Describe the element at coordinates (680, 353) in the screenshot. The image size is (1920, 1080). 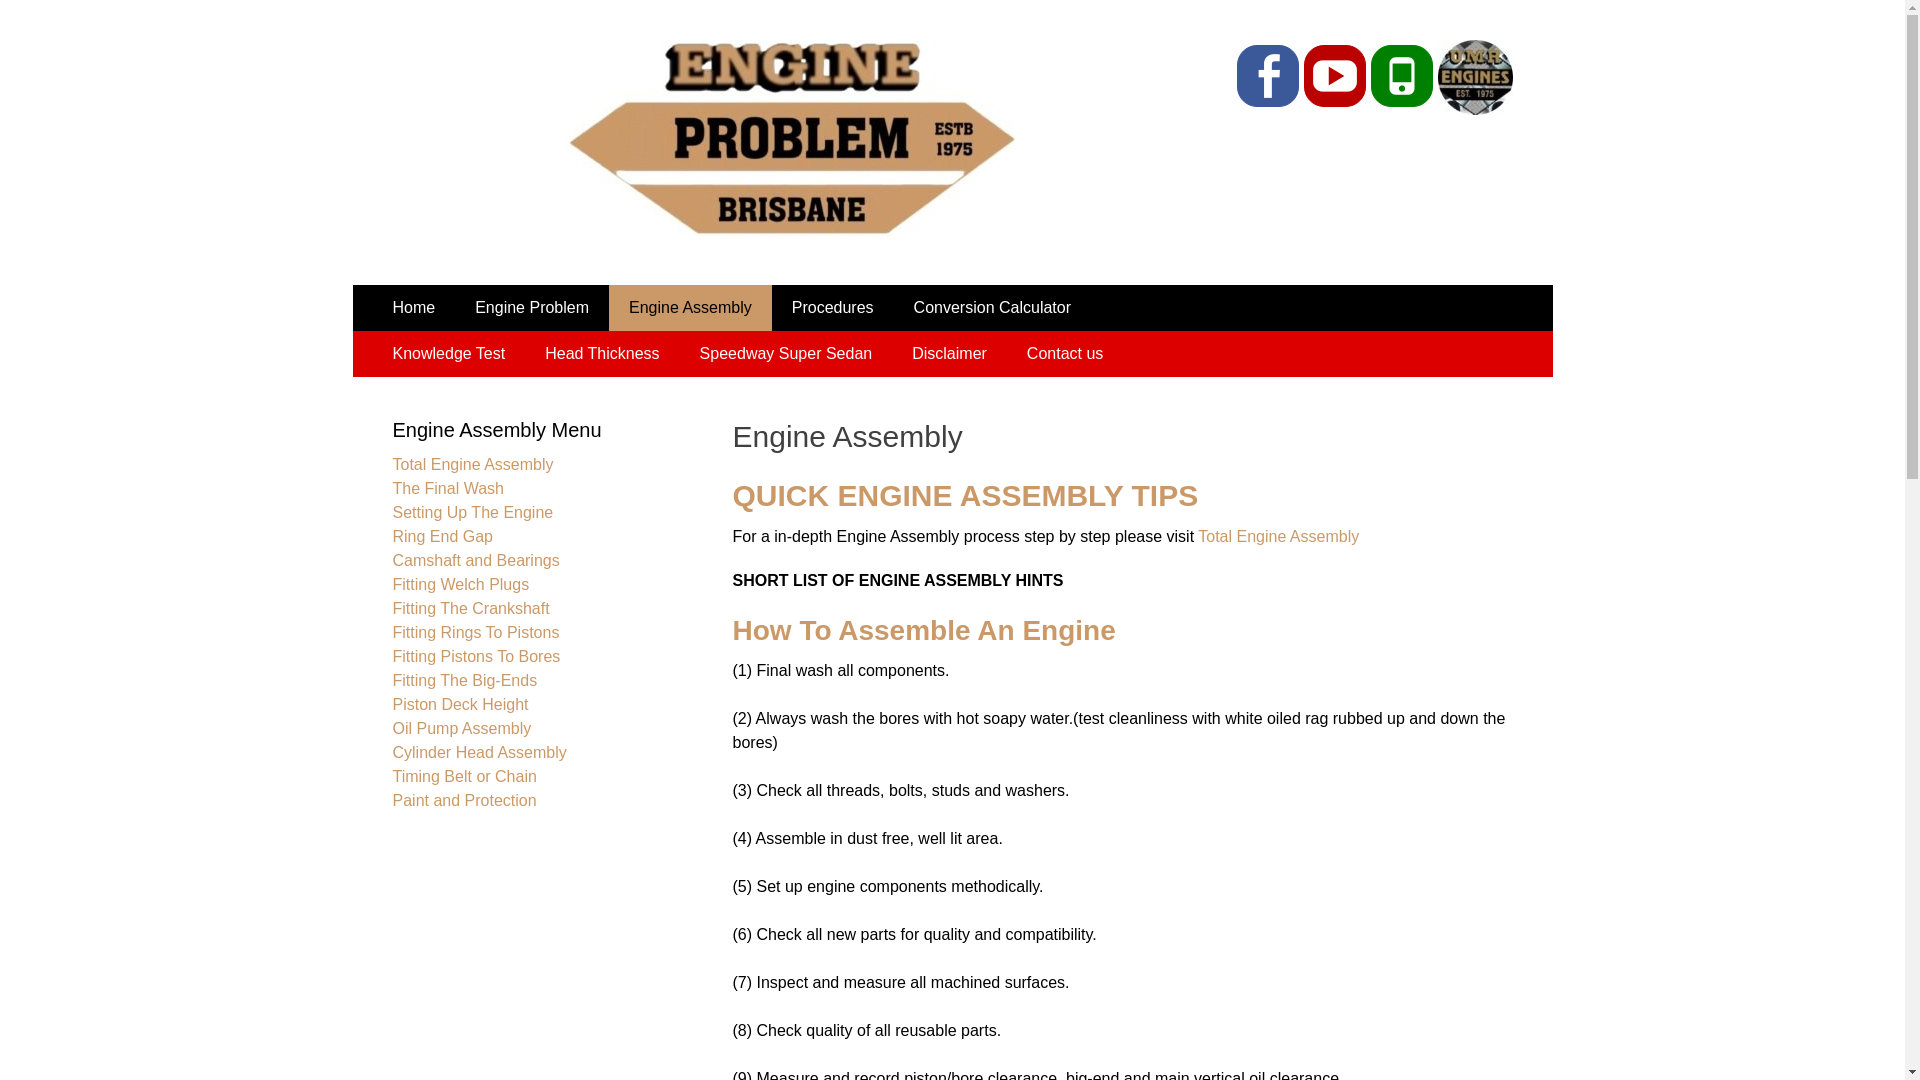
I see `'Speedway Super Sedan'` at that location.